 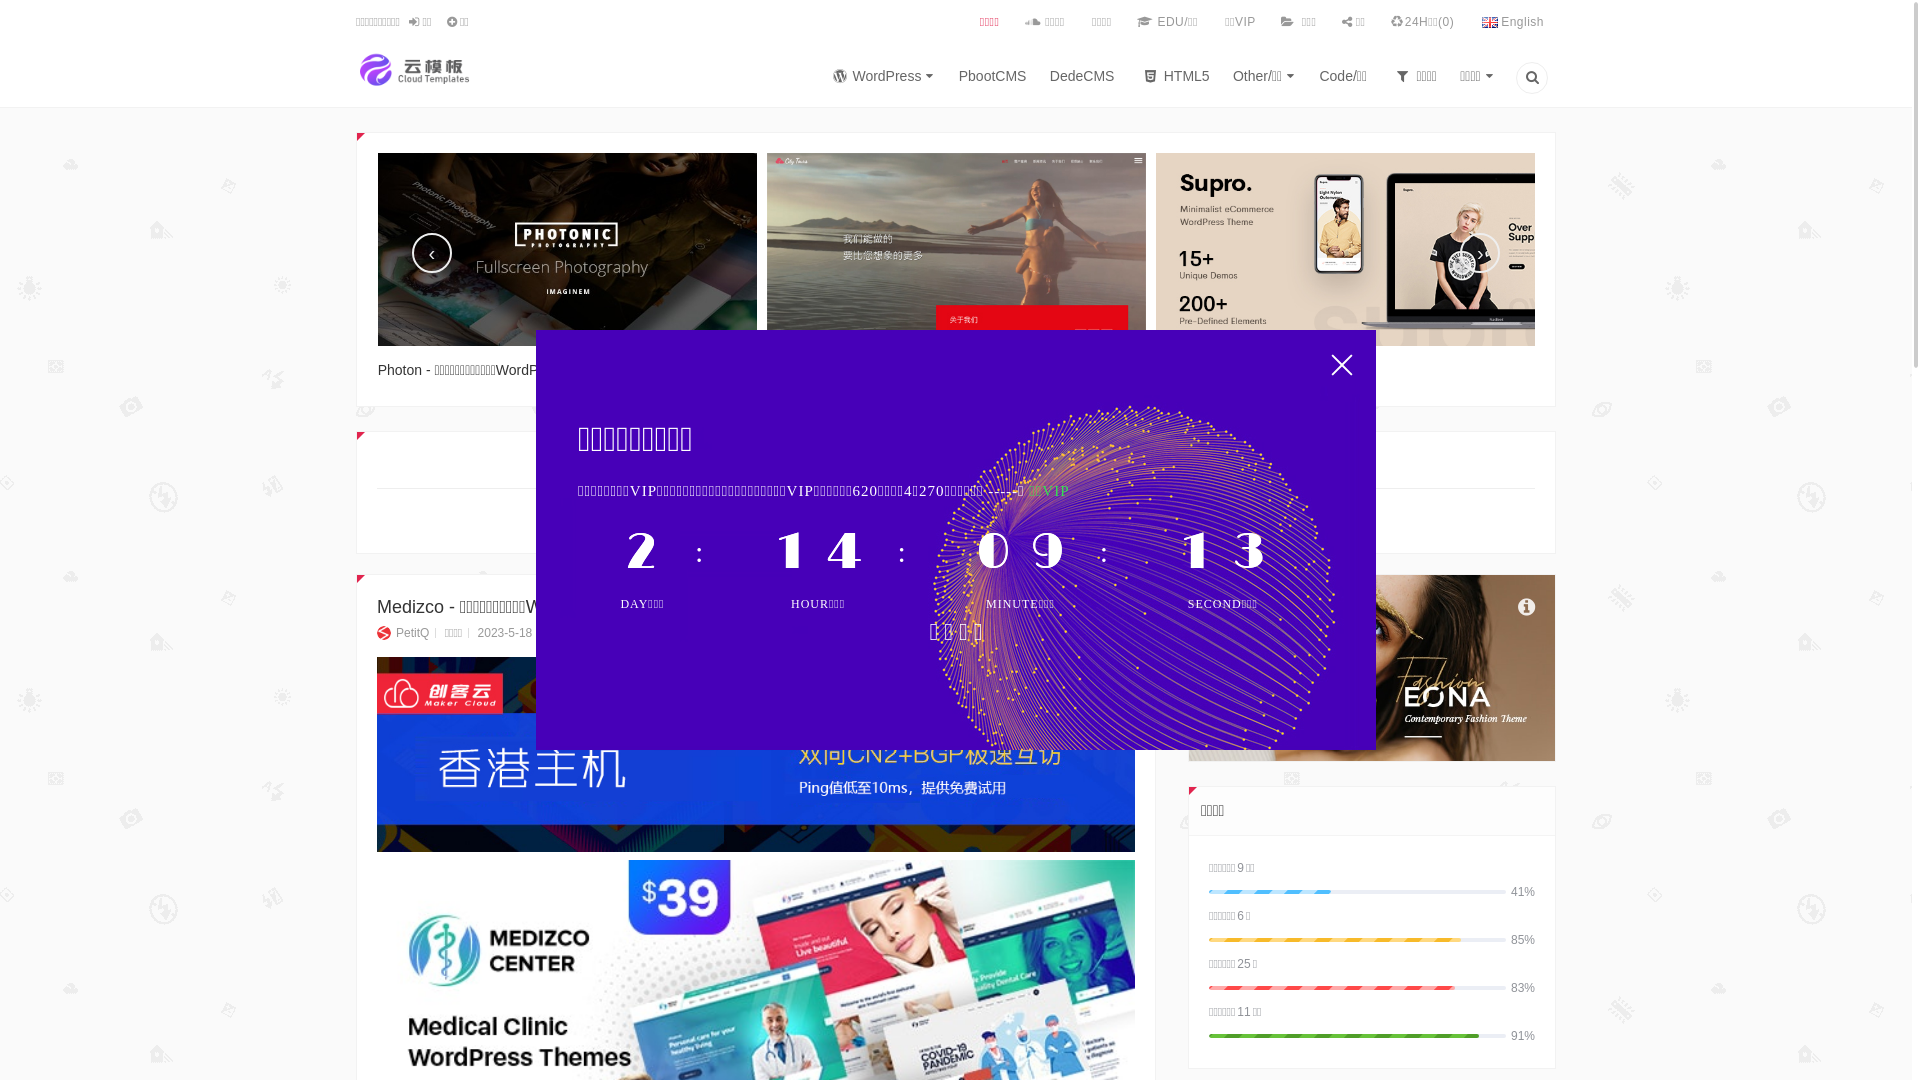 What do you see at coordinates (993, 79) in the screenshot?
I see `'PbootCMS'` at bounding box center [993, 79].